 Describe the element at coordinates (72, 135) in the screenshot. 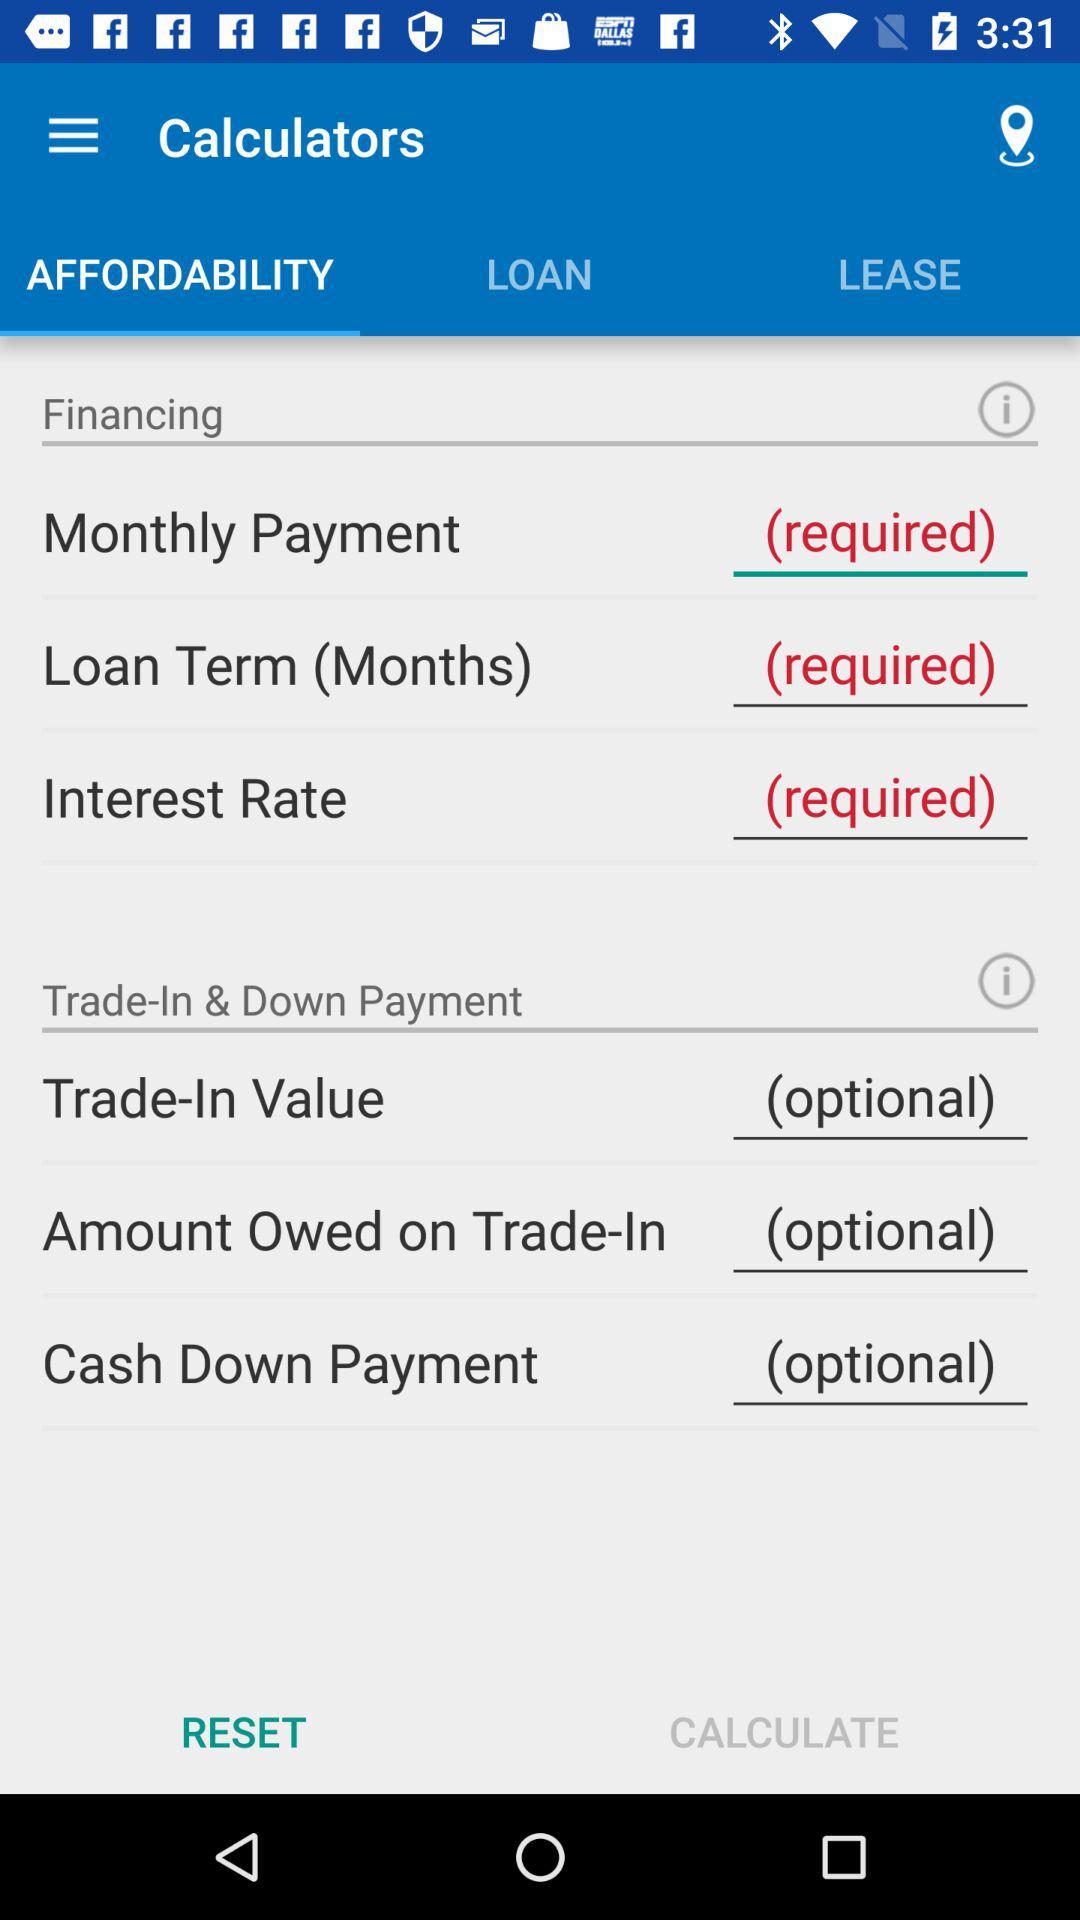

I see `item above affordability item` at that location.